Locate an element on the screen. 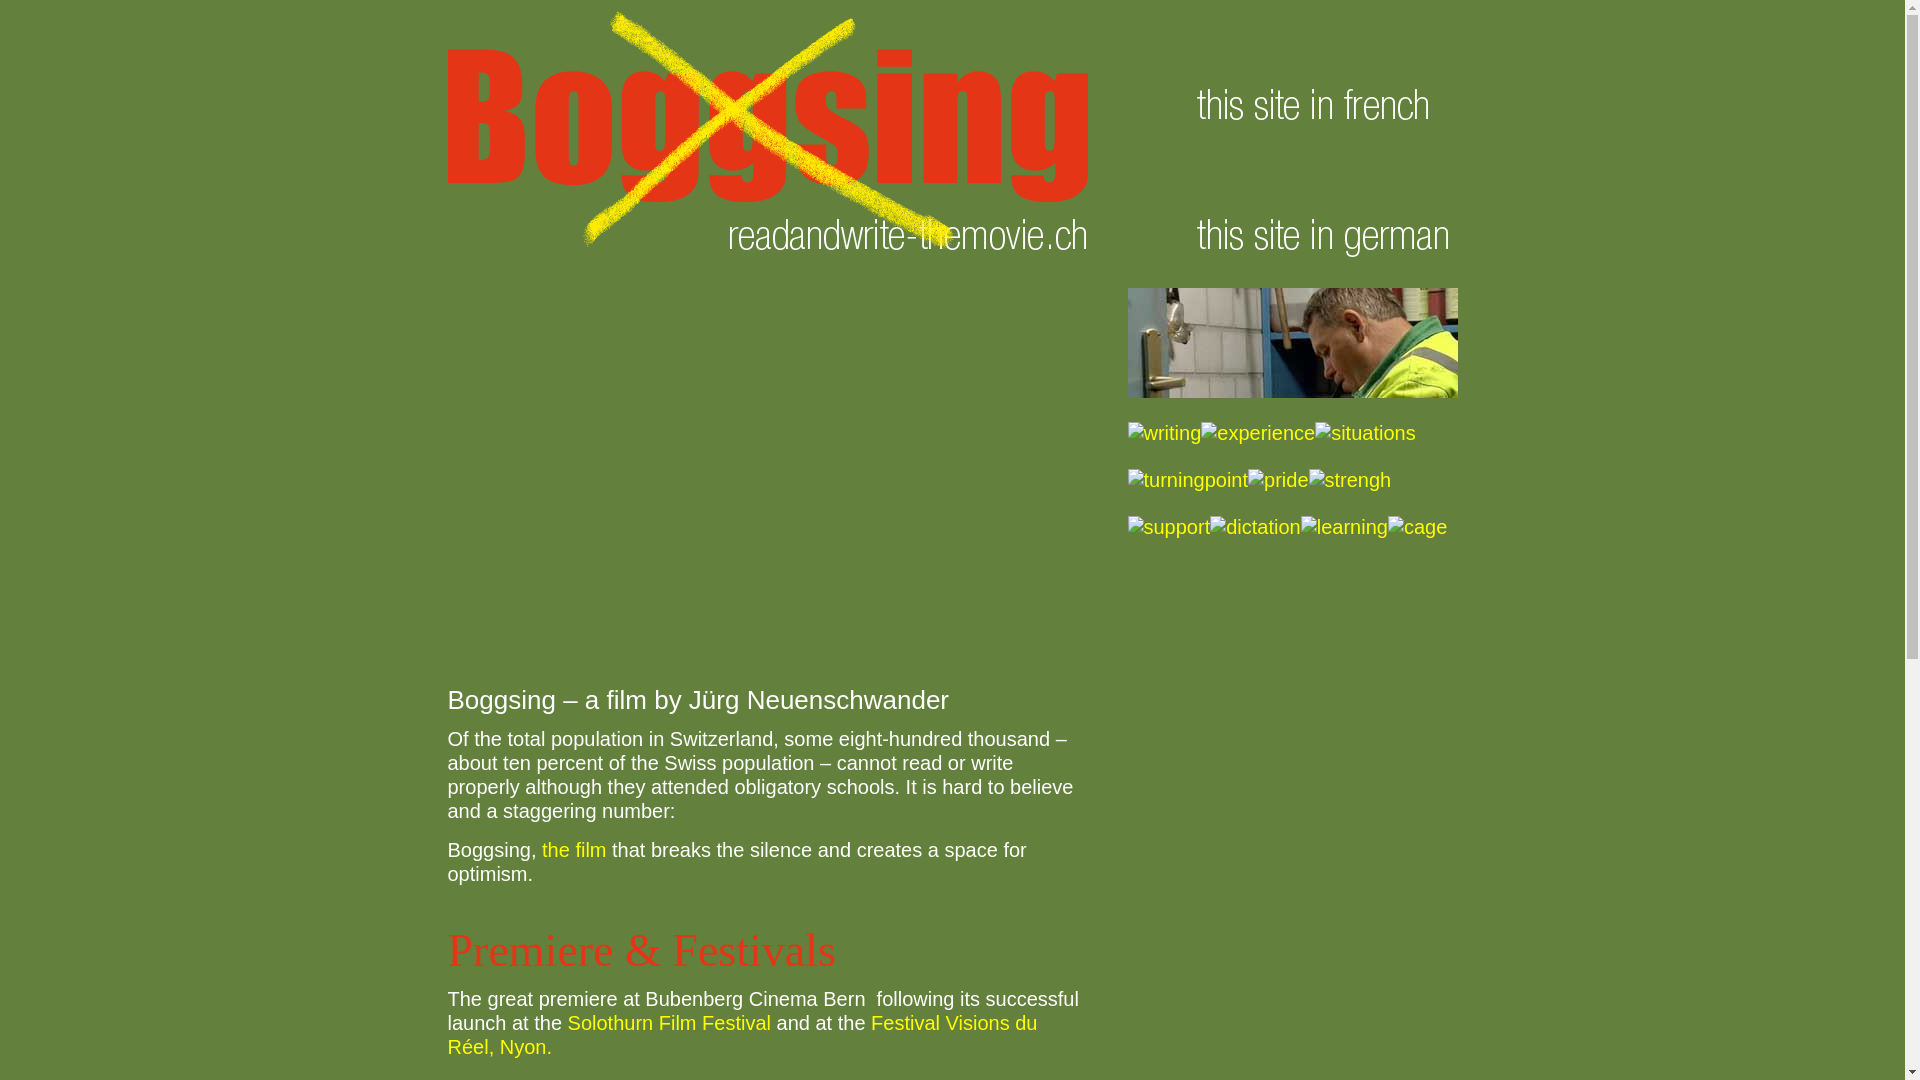  'the film' is located at coordinates (573, 849).